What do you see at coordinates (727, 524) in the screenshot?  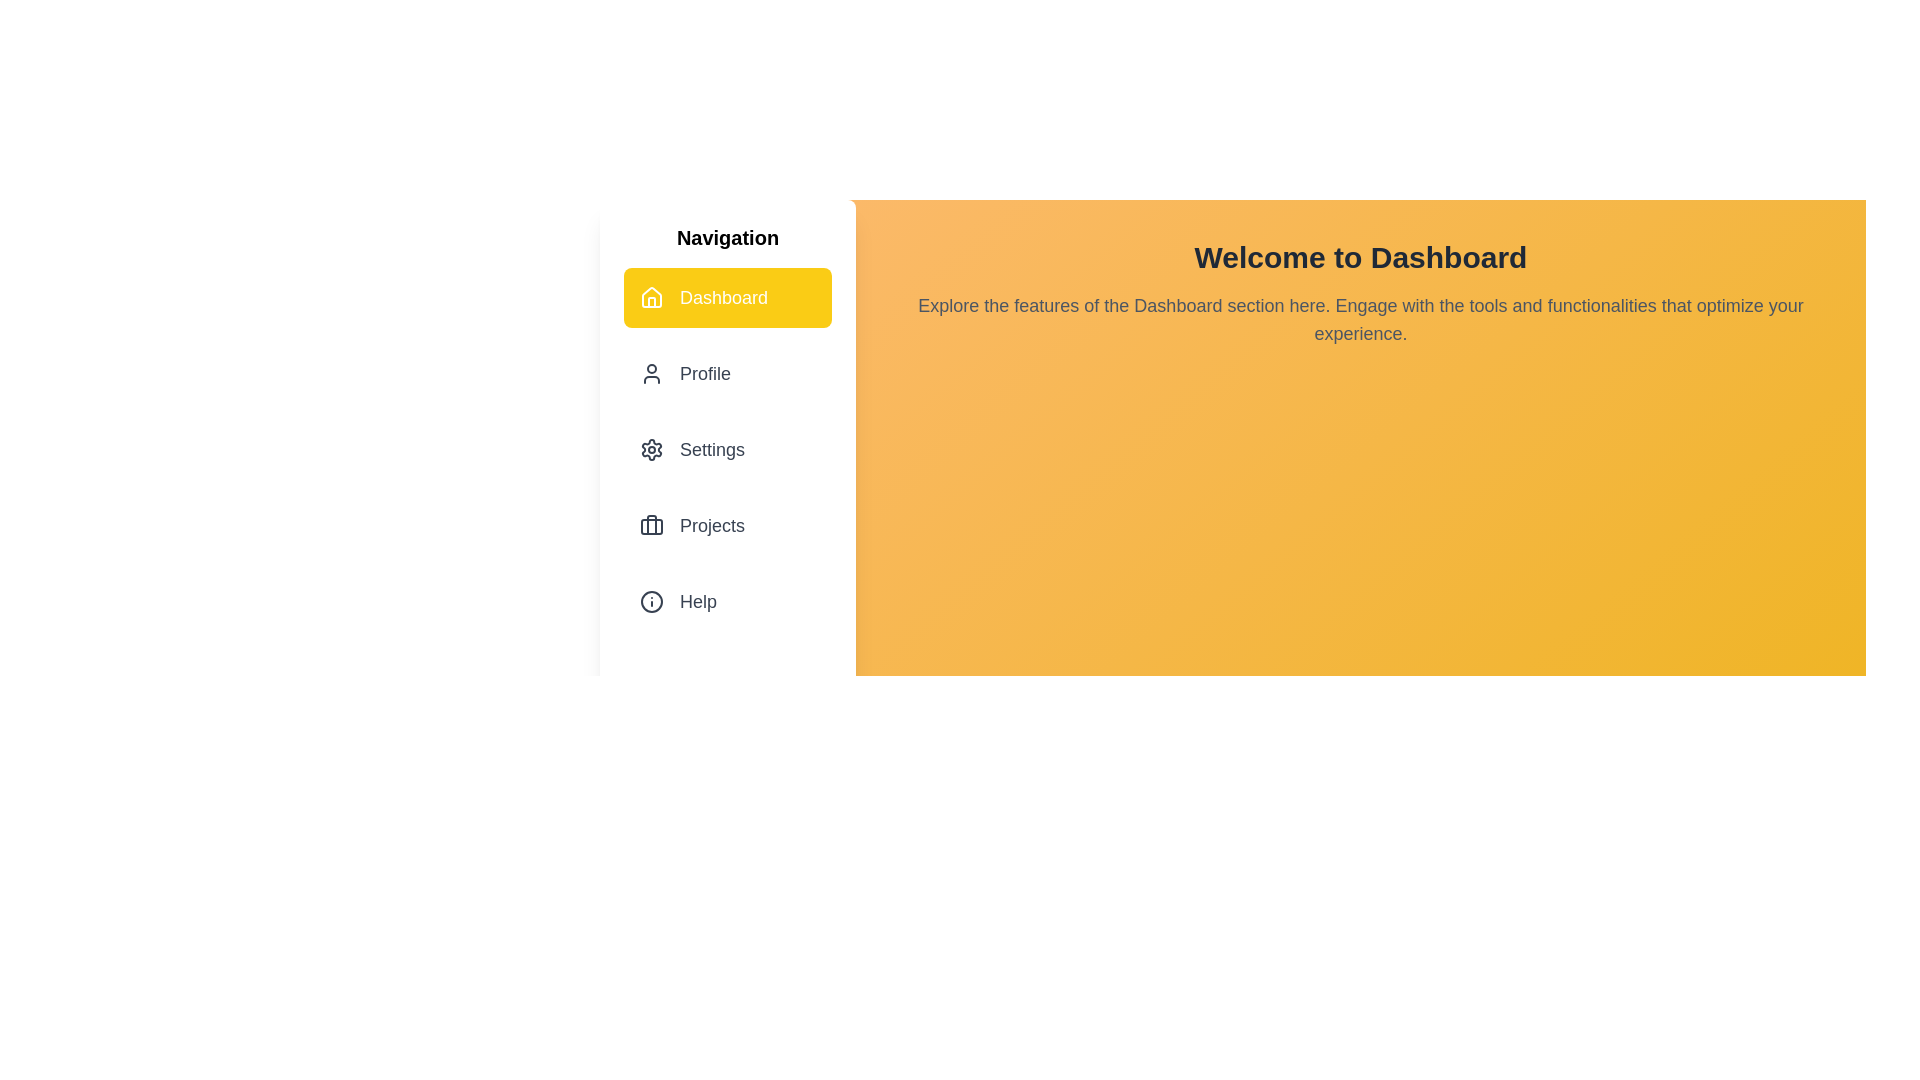 I see `the menu item corresponding to Projects` at bounding box center [727, 524].